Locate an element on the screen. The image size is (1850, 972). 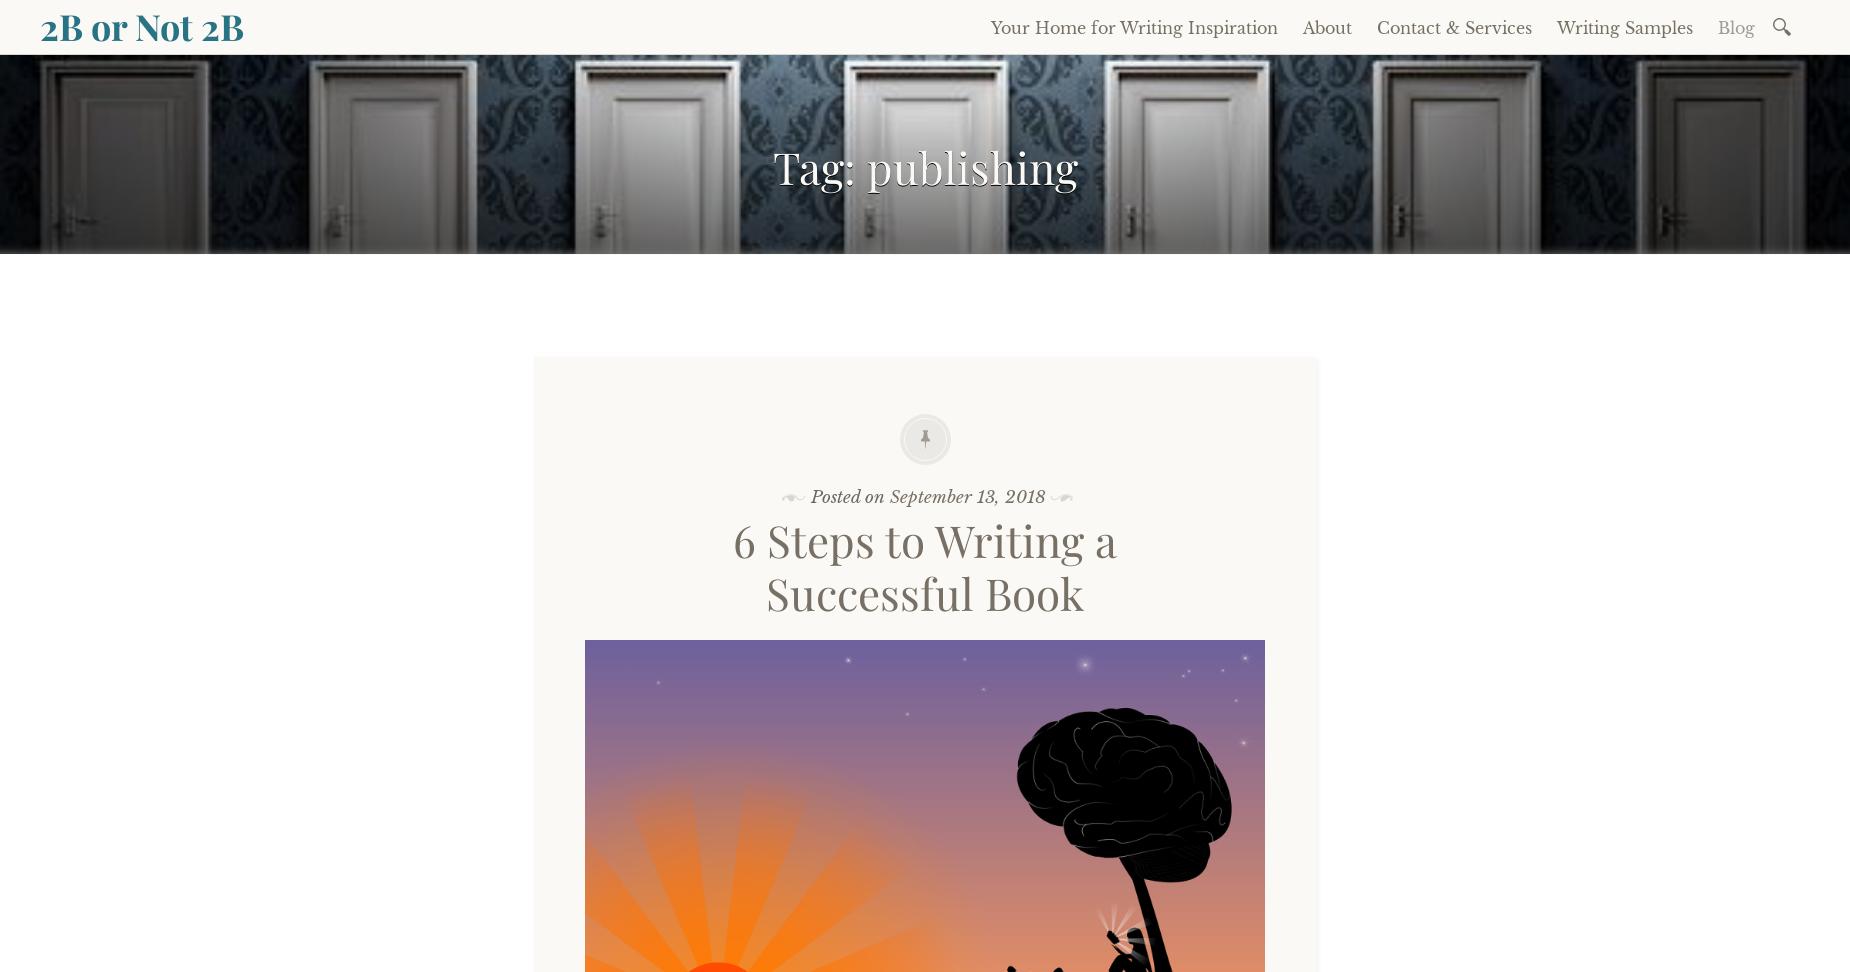
'Your Home for Writing Inspiration' is located at coordinates (1133, 27).